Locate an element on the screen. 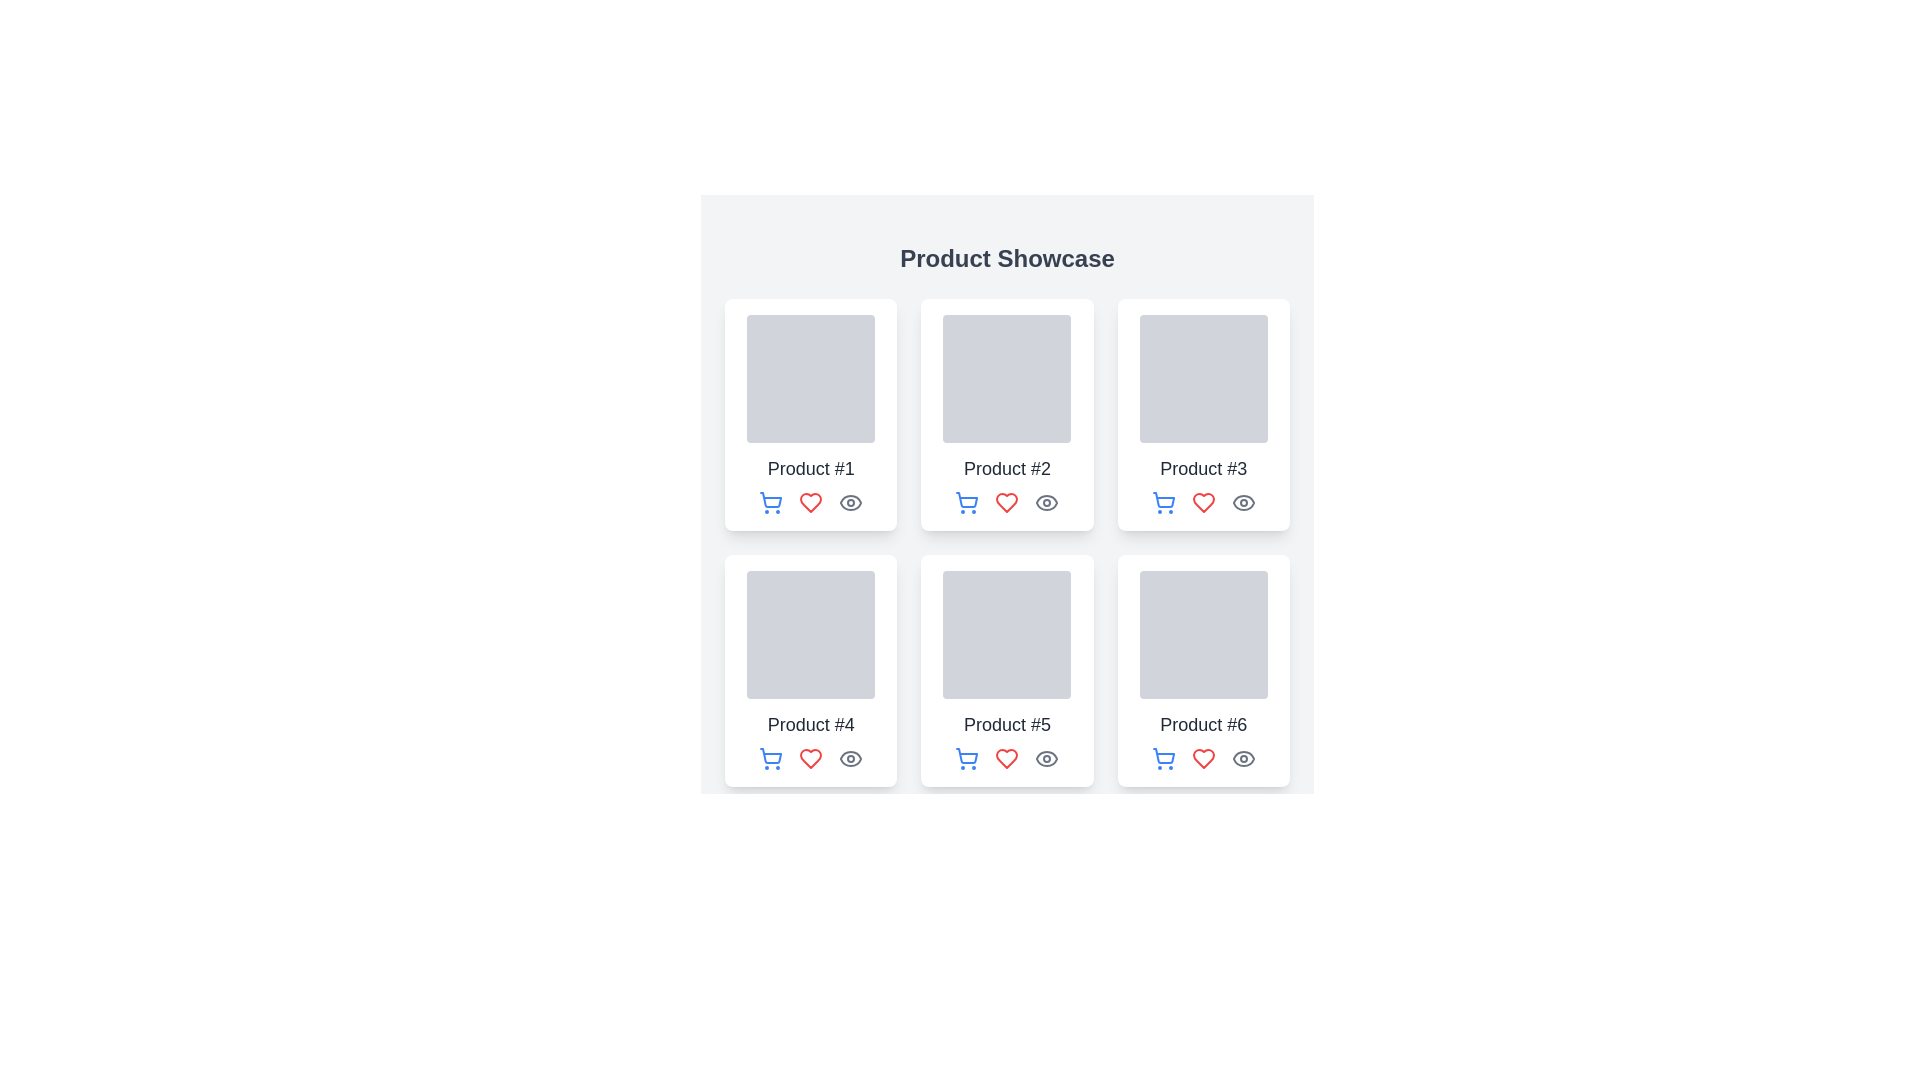 Image resolution: width=1920 pixels, height=1080 pixels. the heart icon button representing 'favorite' or 'like' action for 'Product #2' for keyboard navigation is located at coordinates (1007, 501).